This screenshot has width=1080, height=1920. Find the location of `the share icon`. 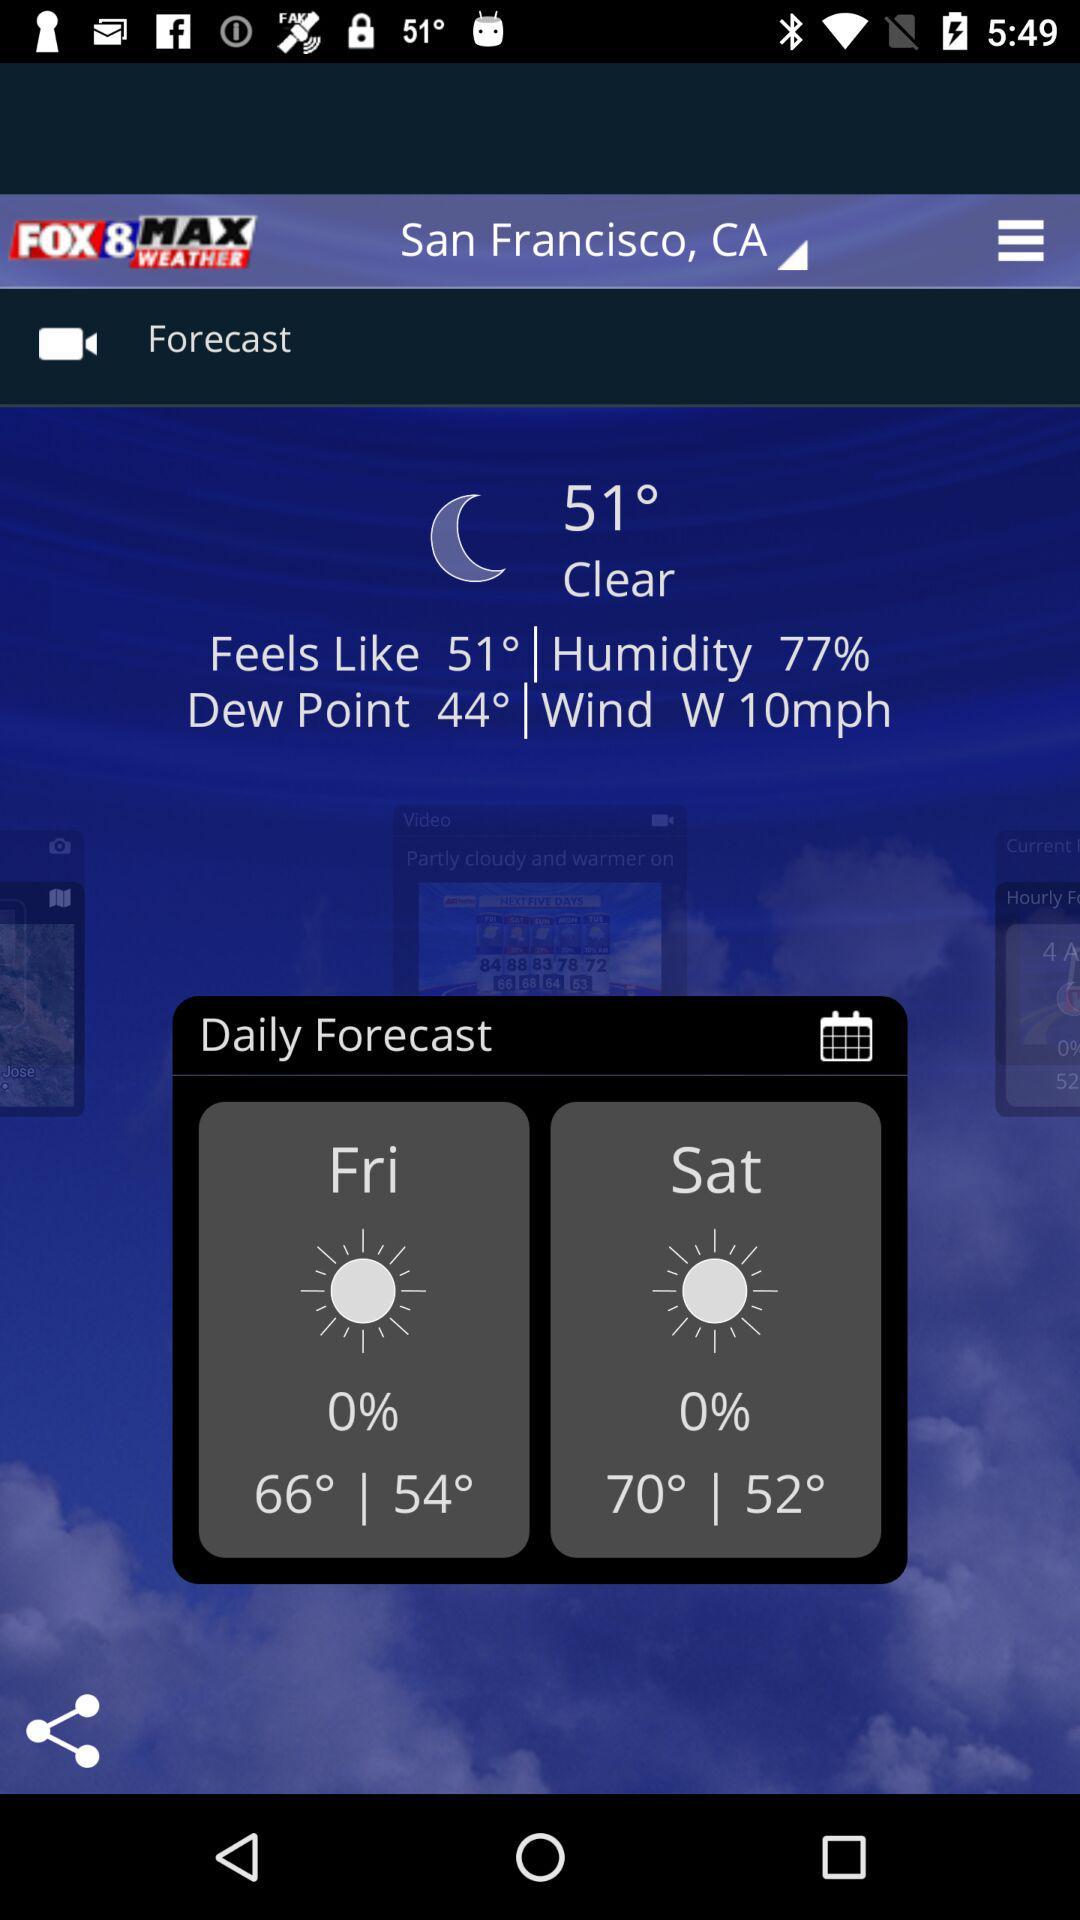

the share icon is located at coordinates (61, 1730).